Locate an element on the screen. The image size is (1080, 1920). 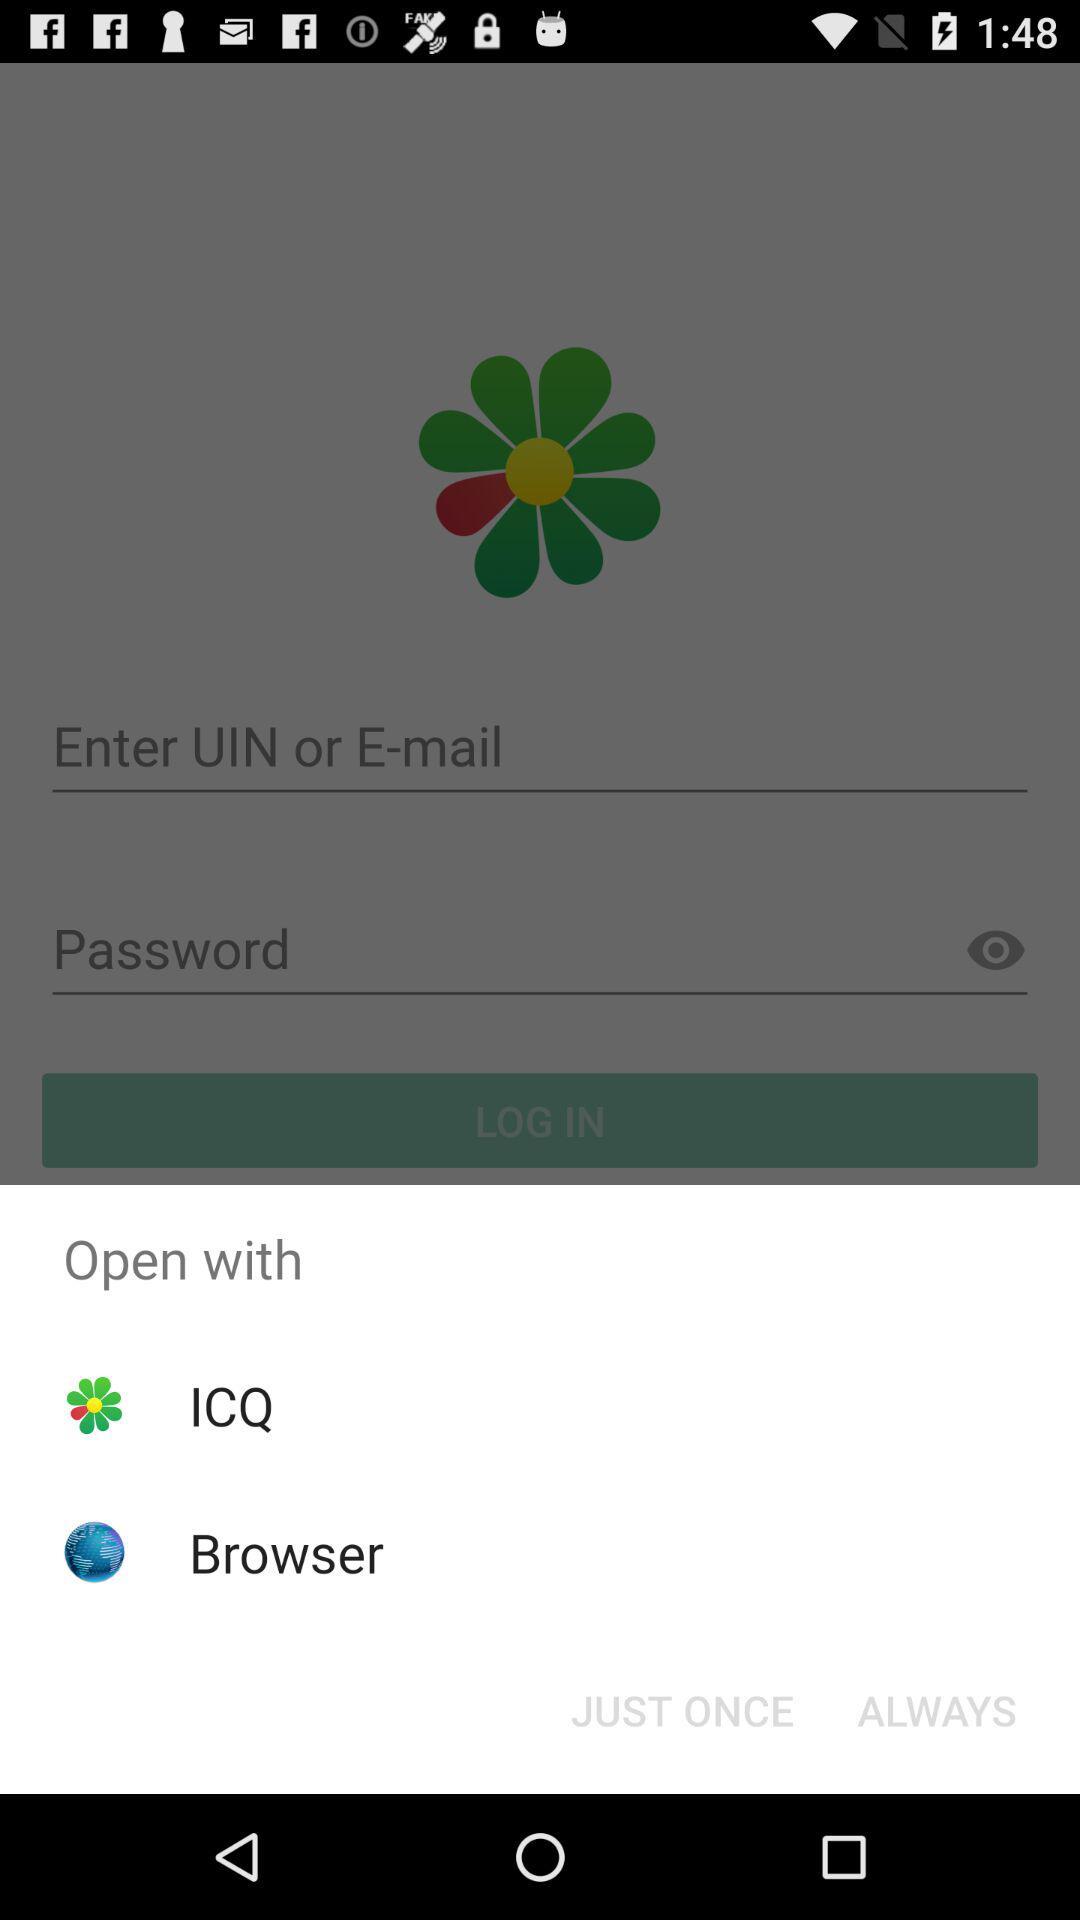
icon below the icq is located at coordinates (286, 1551).